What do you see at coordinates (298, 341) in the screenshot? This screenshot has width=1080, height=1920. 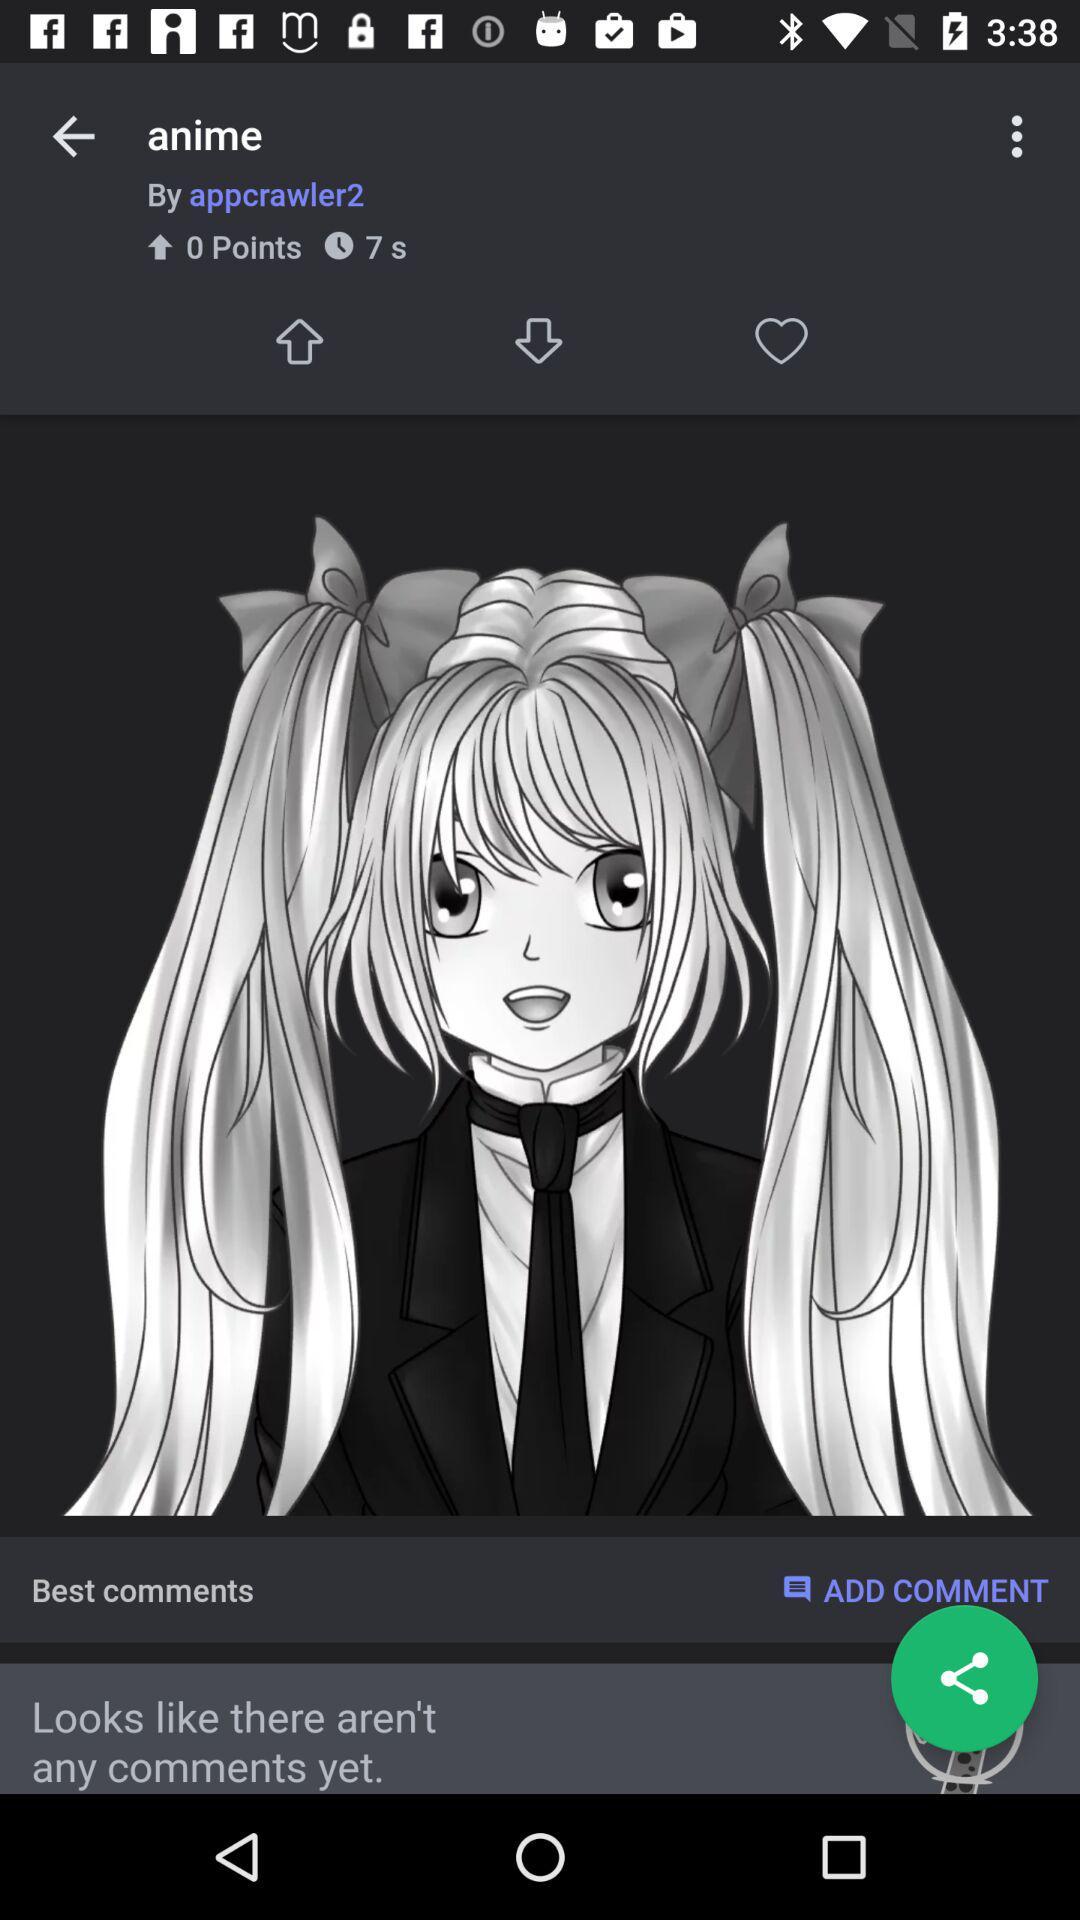 I see `the arrow_upward icon` at bounding box center [298, 341].